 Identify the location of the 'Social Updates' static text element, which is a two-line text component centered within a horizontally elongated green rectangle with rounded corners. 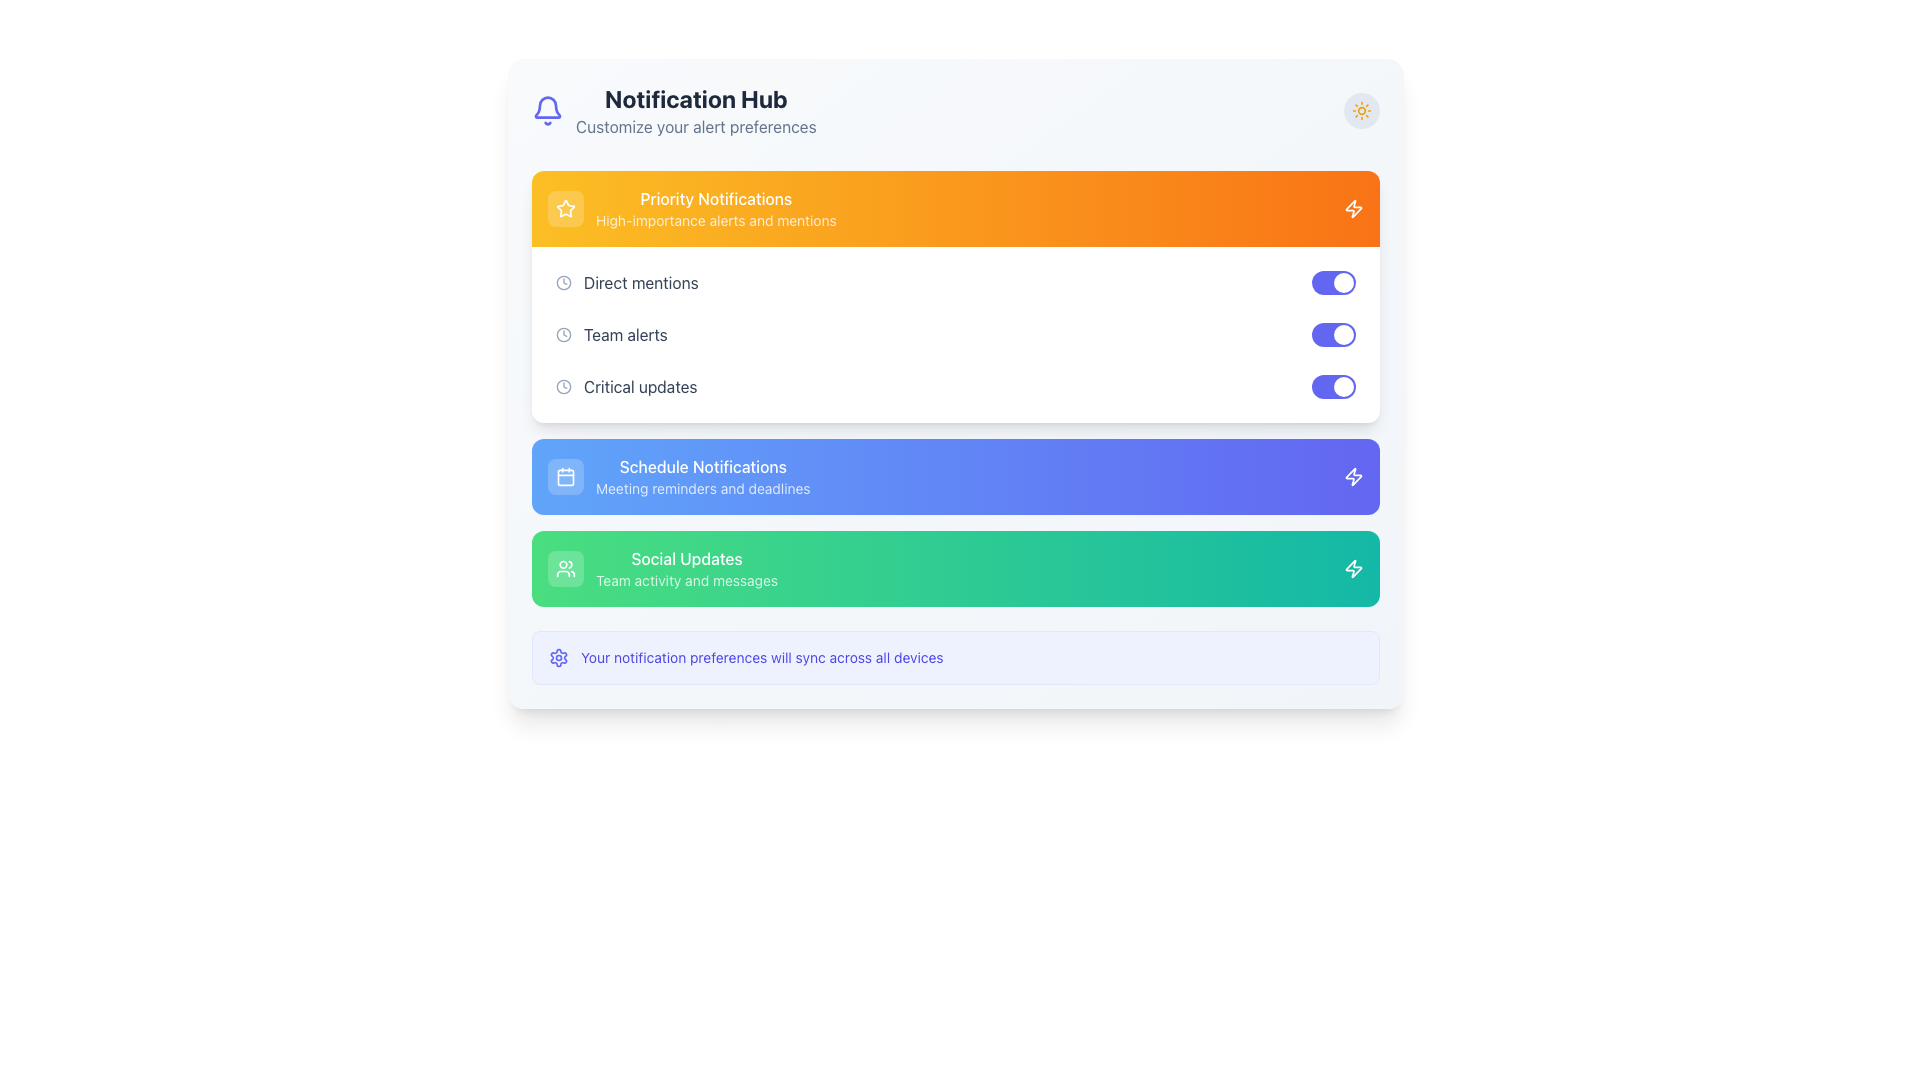
(686, 569).